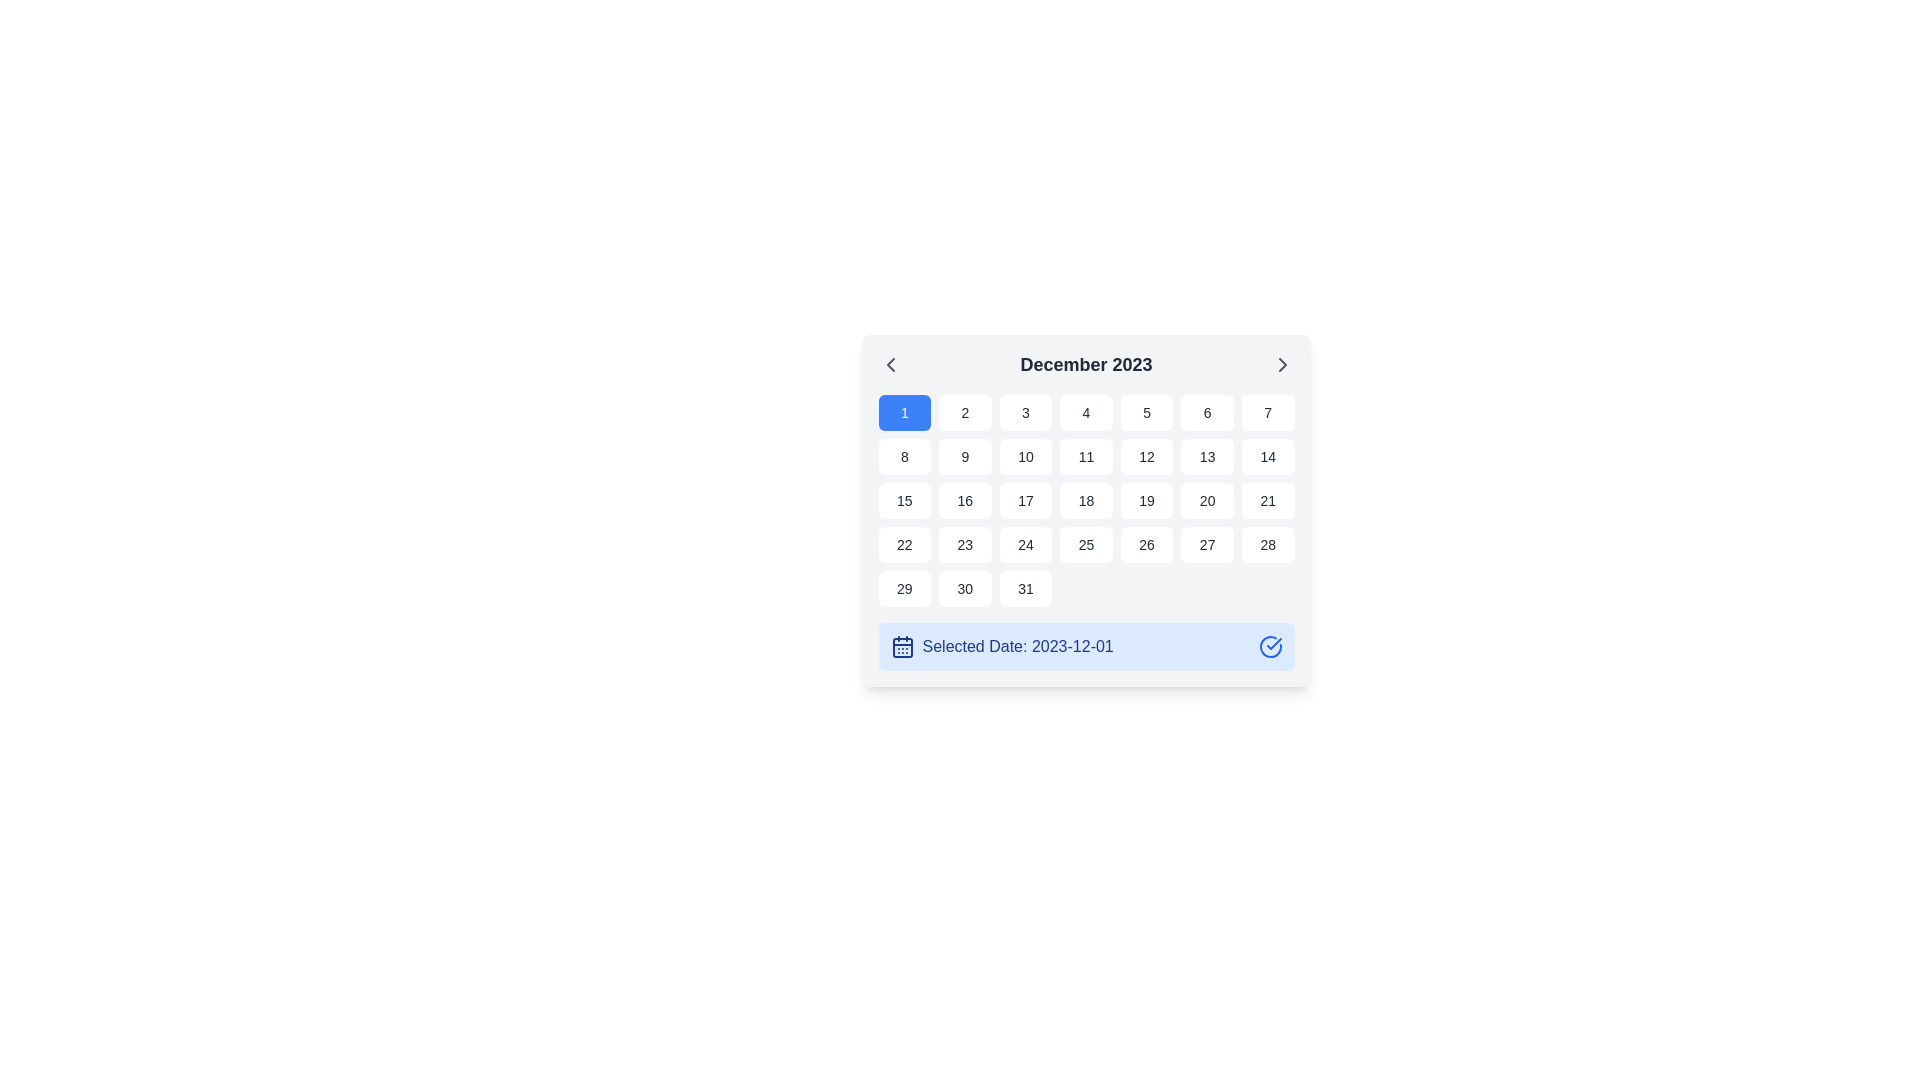 This screenshot has height=1080, width=1920. What do you see at coordinates (1085, 365) in the screenshot?
I see `the header text displaying the currently selected month and year in the date-picker interface` at bounding box center [1085, 365].